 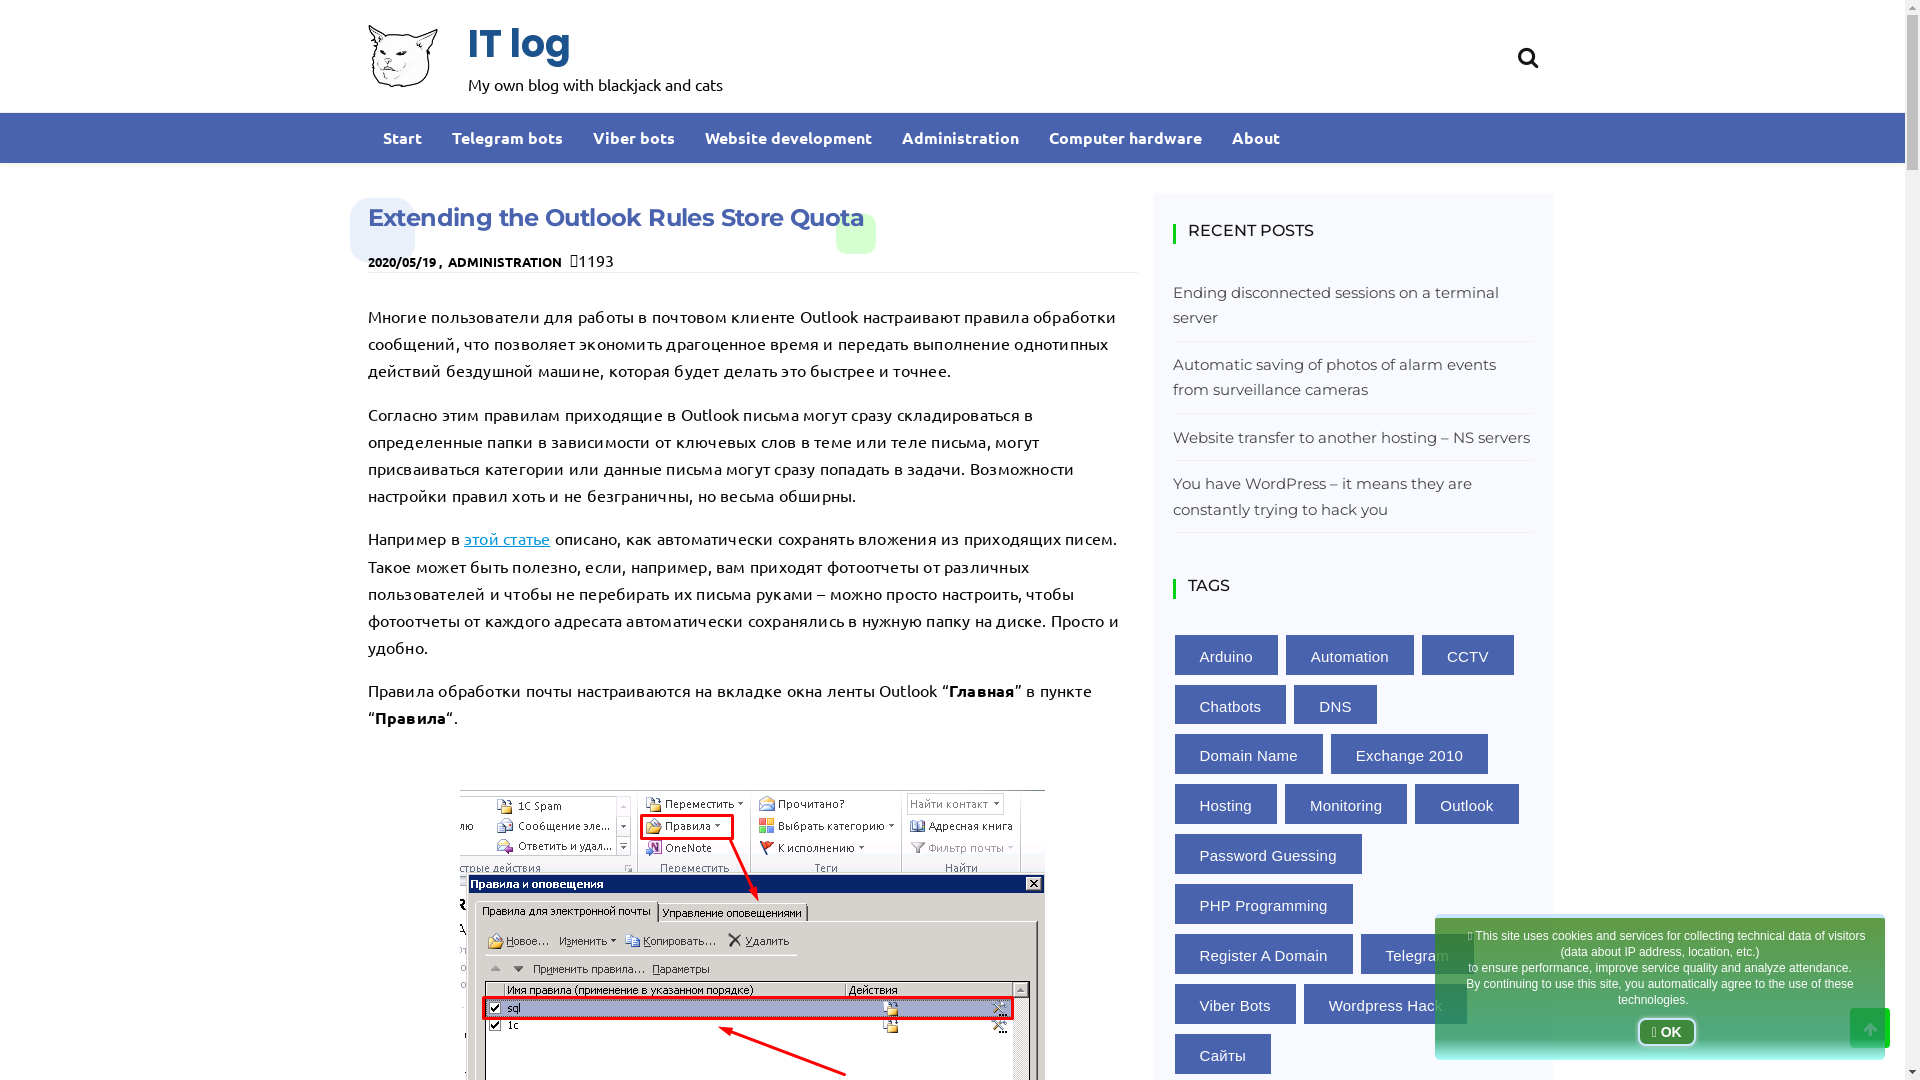 What do you see at coordinates (632, 137) in the screenshot?
I see `'Viber bots'` at bounding box center [632, 137].